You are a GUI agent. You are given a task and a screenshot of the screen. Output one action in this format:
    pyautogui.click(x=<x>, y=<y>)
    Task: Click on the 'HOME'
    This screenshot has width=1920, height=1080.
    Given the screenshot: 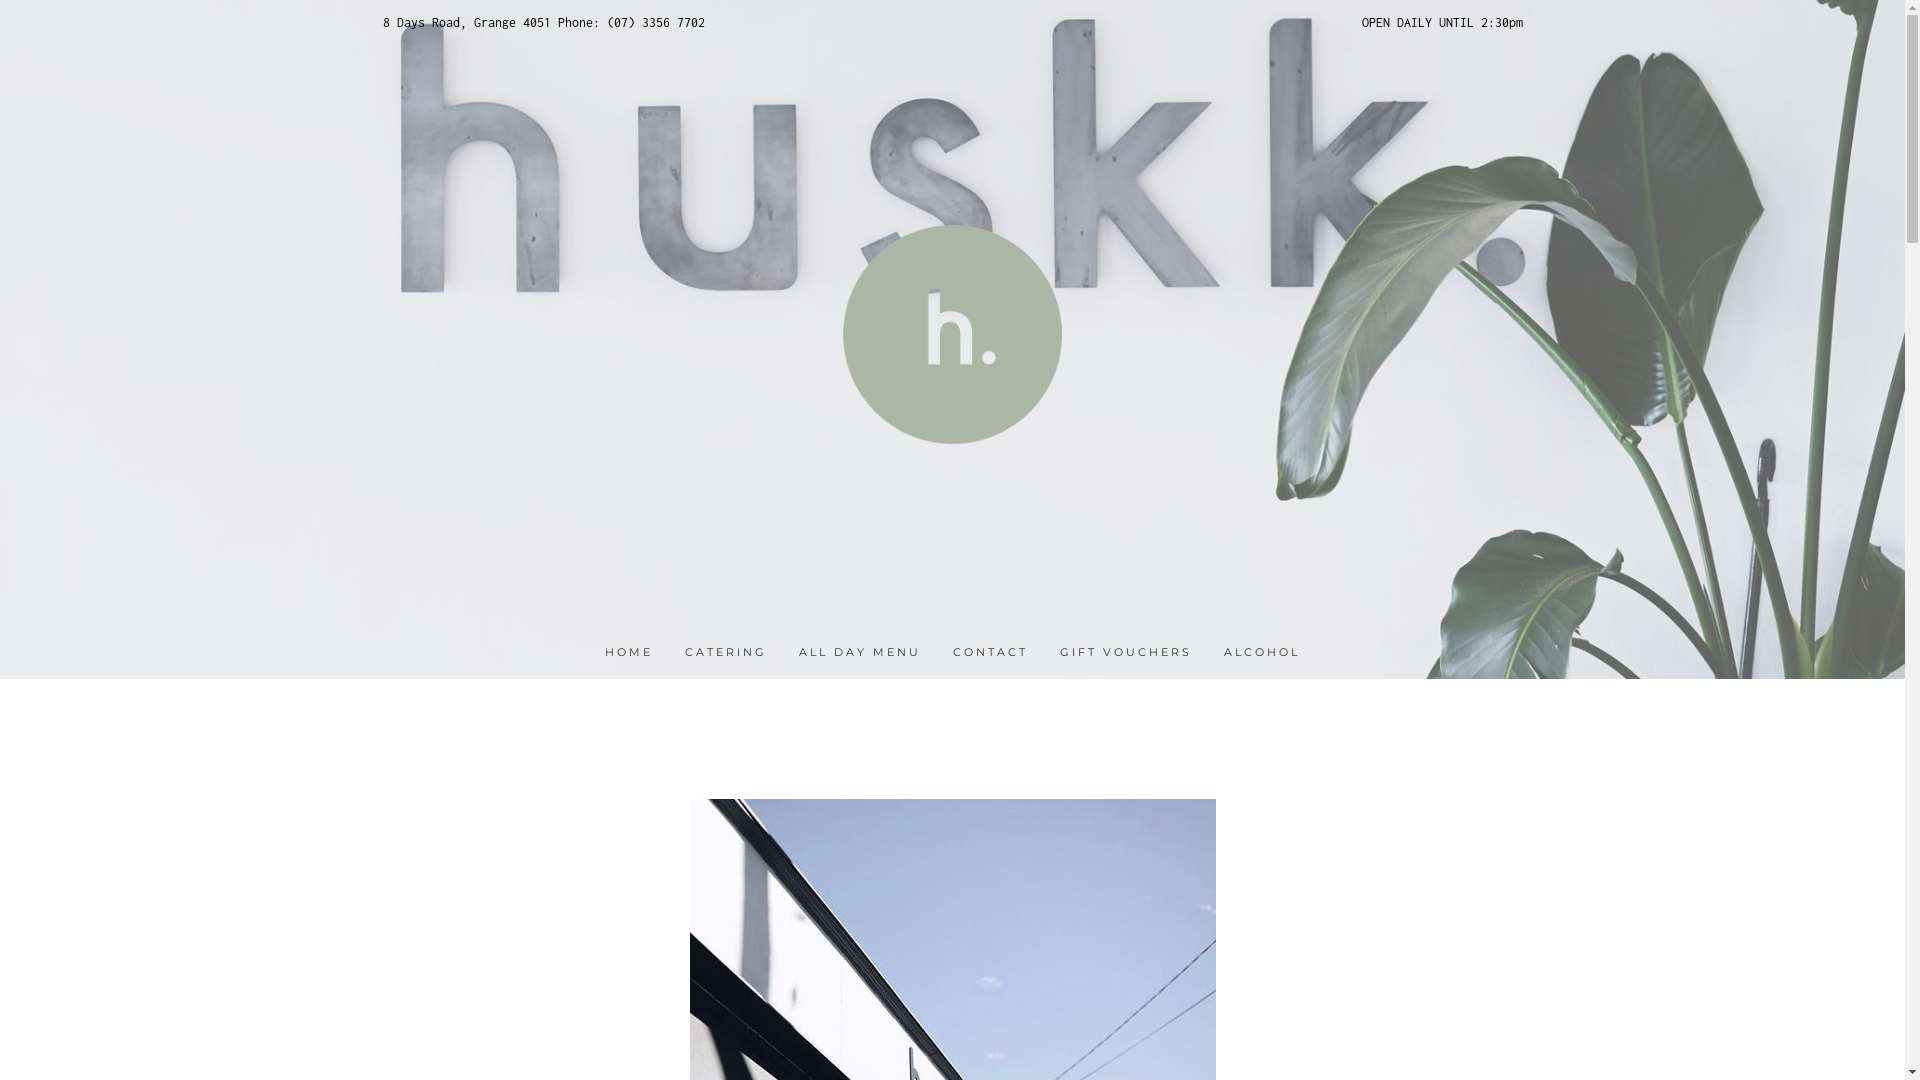 What is the action you would take?
    pyautogui.click(x=627, y=653)
    